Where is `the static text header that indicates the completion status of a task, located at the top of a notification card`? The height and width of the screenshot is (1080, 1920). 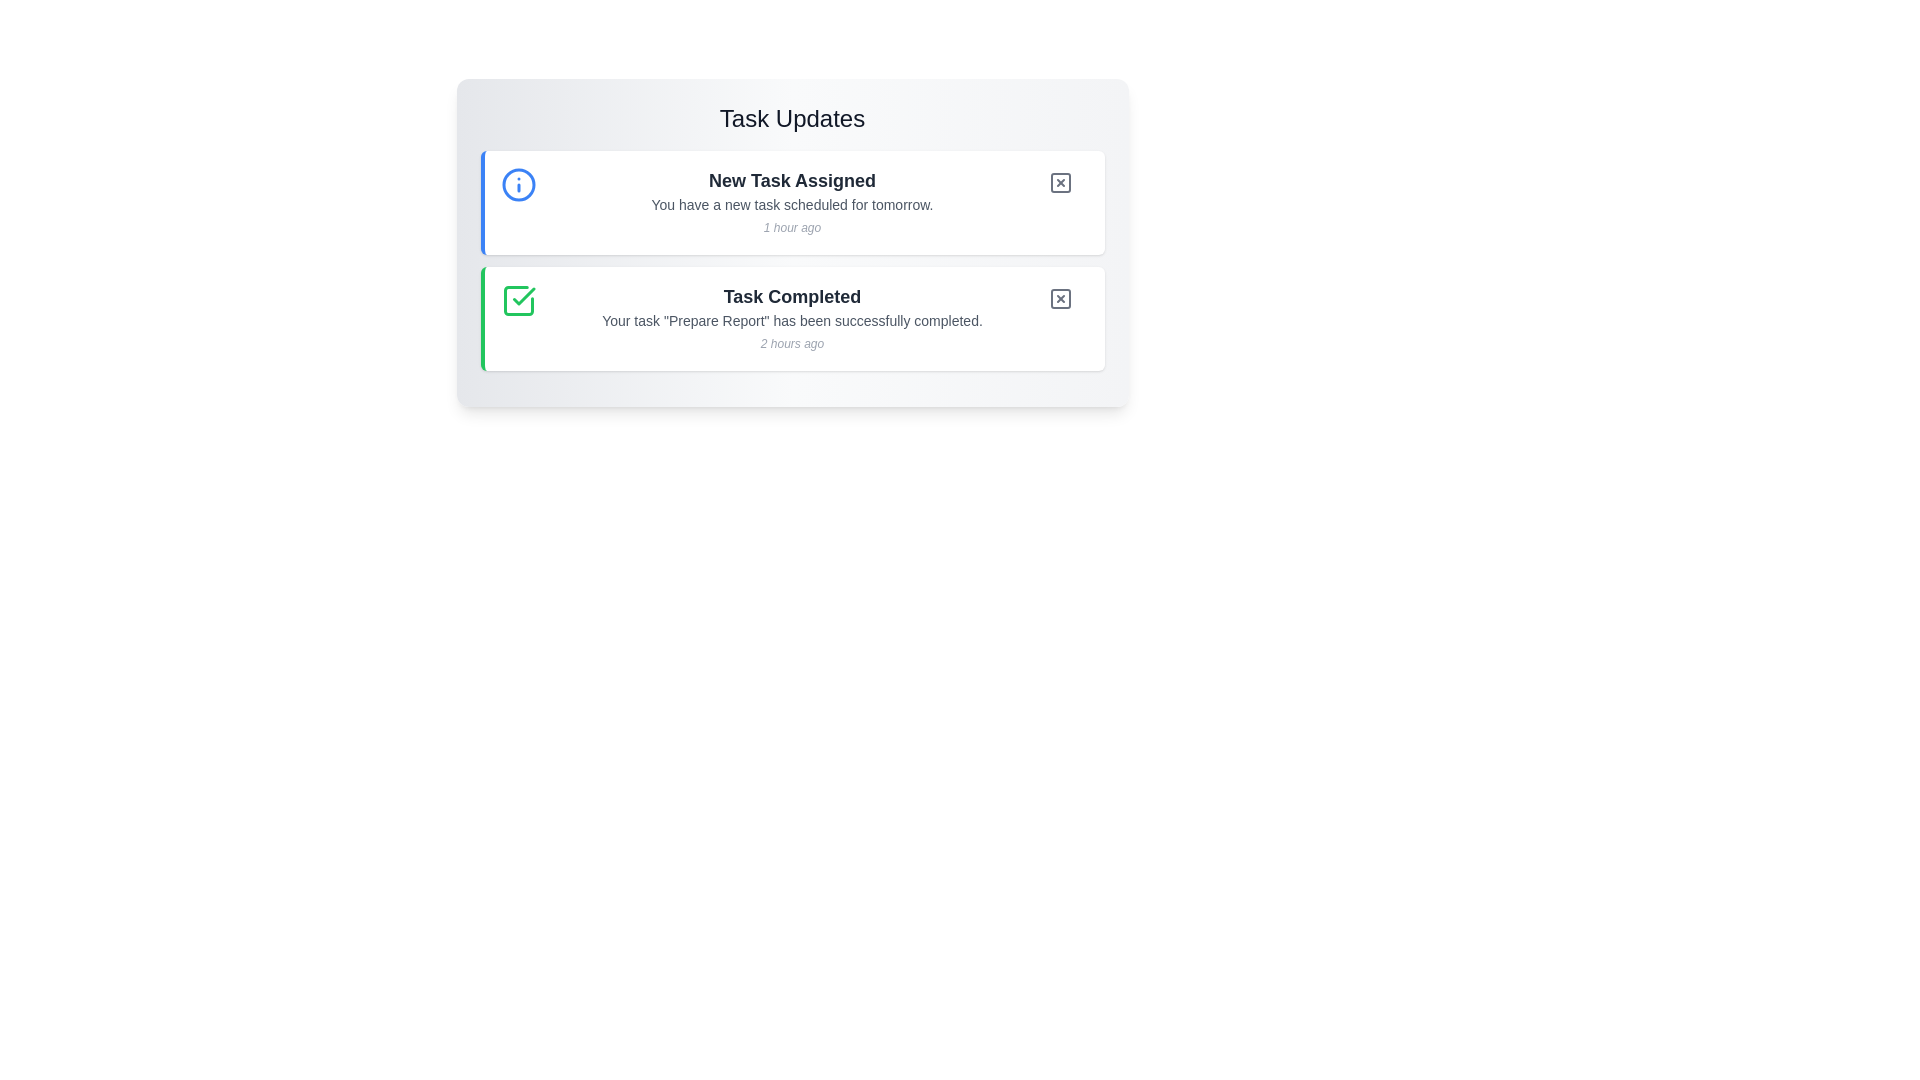
the static text header that indicates the completion status of a task, located at the top of a notification card is located at coordinates (791, 297).